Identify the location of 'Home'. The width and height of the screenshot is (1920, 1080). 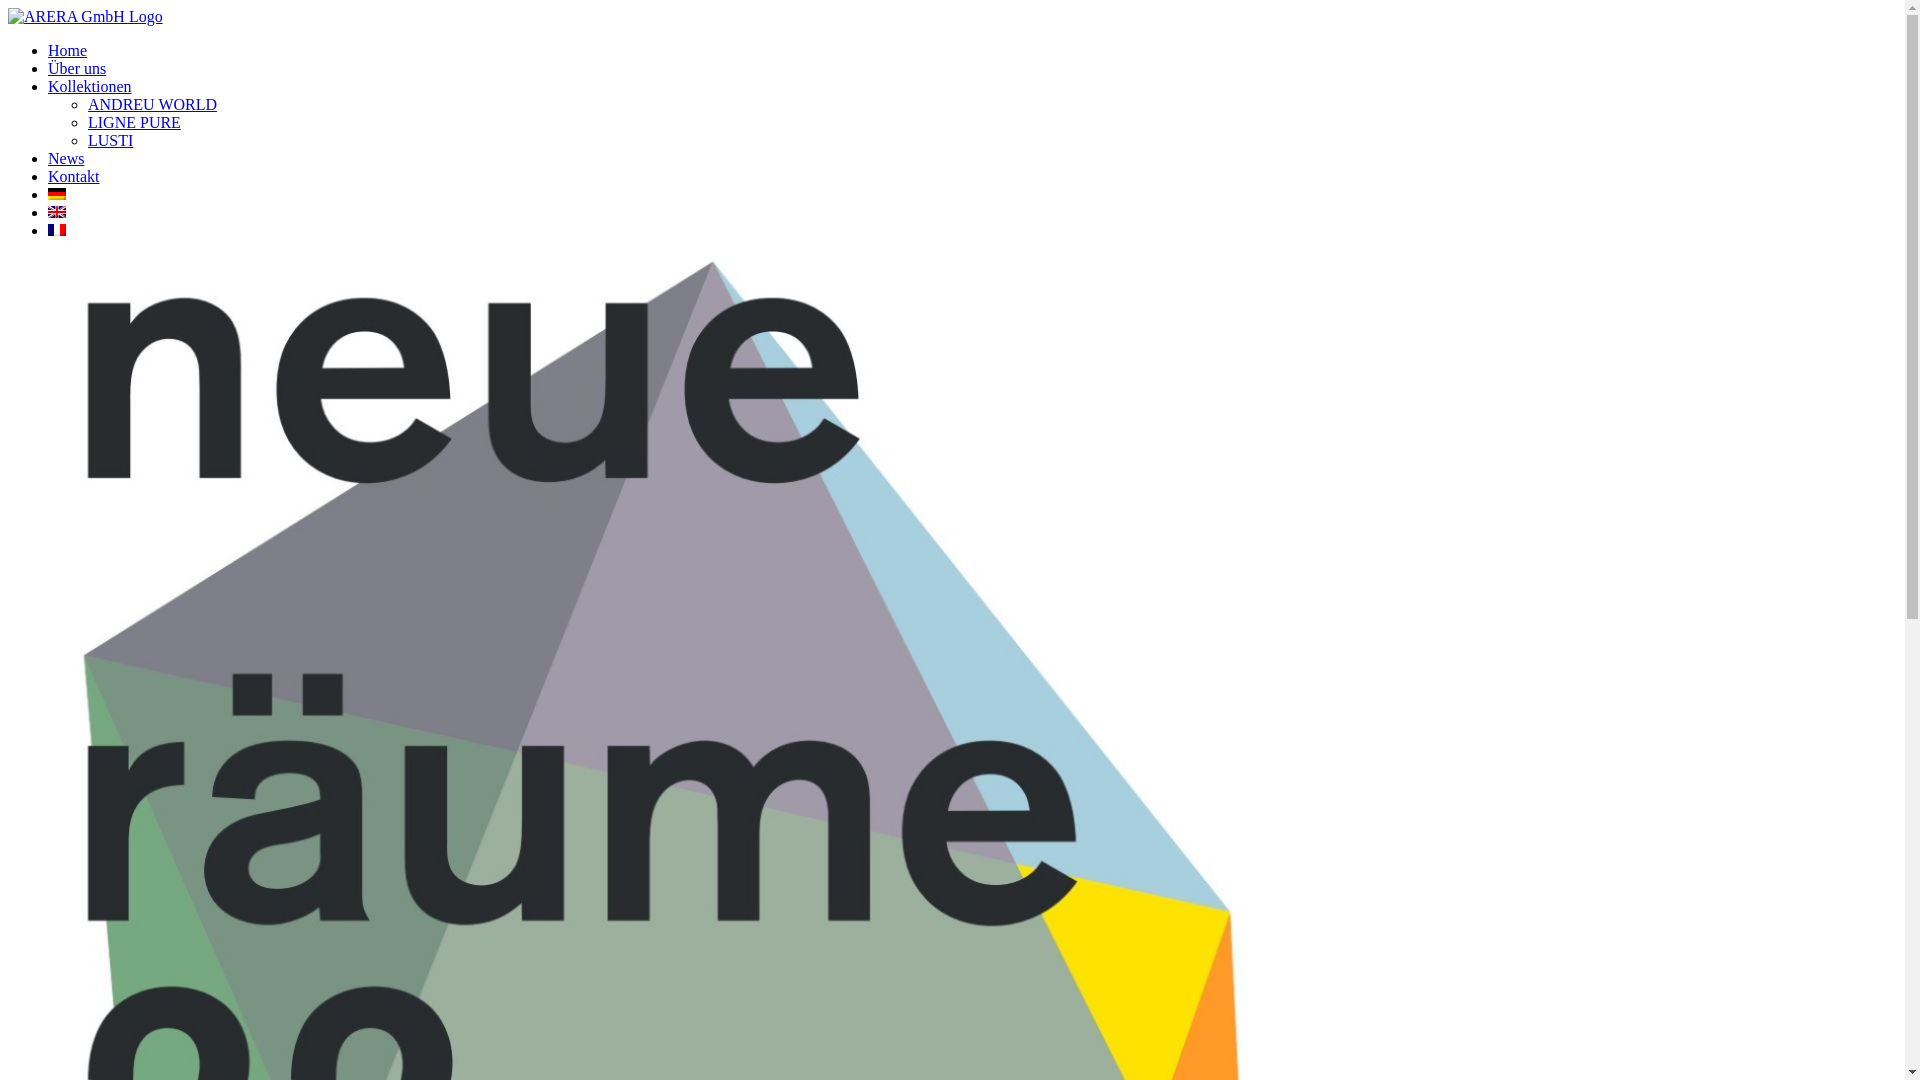
(67, 49).